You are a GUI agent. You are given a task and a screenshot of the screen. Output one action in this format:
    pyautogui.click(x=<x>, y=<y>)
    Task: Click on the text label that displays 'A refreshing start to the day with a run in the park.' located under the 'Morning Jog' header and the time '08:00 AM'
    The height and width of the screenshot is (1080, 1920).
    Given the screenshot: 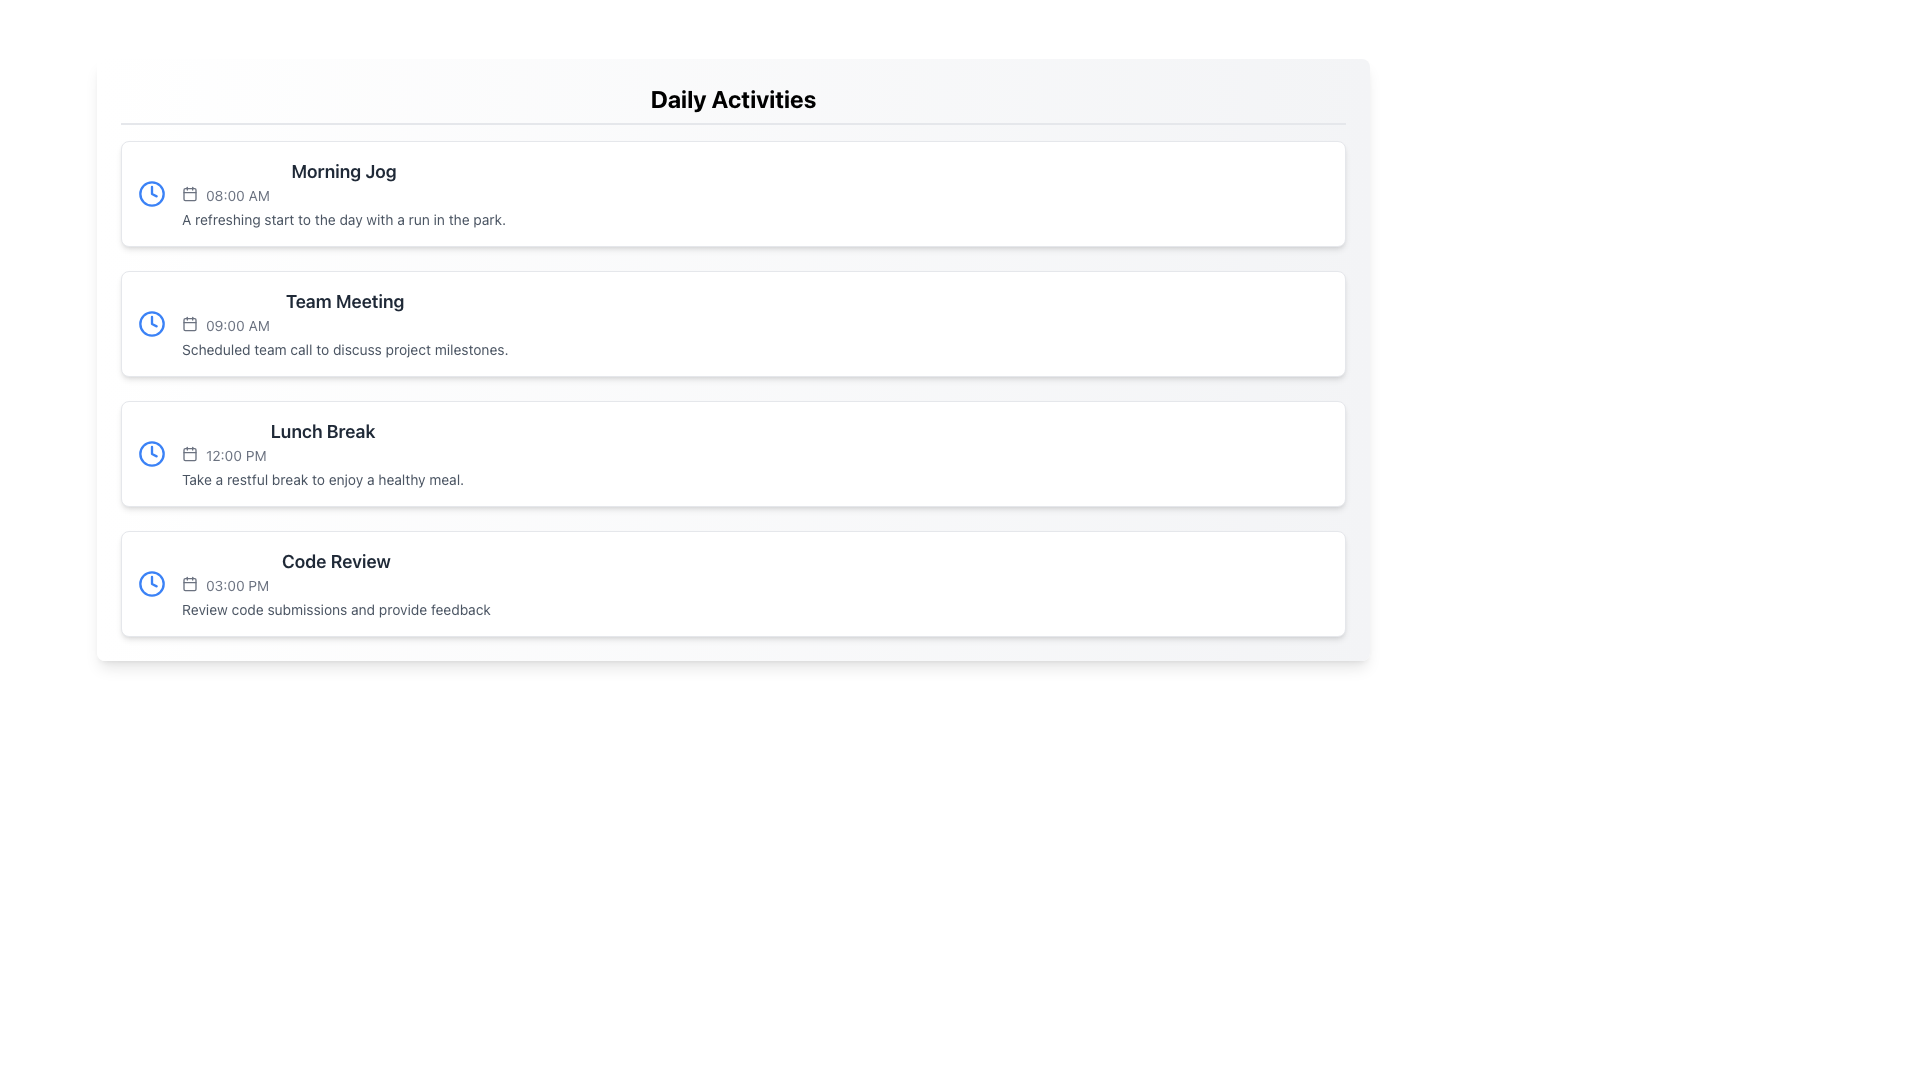 What is the action you would take?
    pyautogui.click(x=344, y=219)
    